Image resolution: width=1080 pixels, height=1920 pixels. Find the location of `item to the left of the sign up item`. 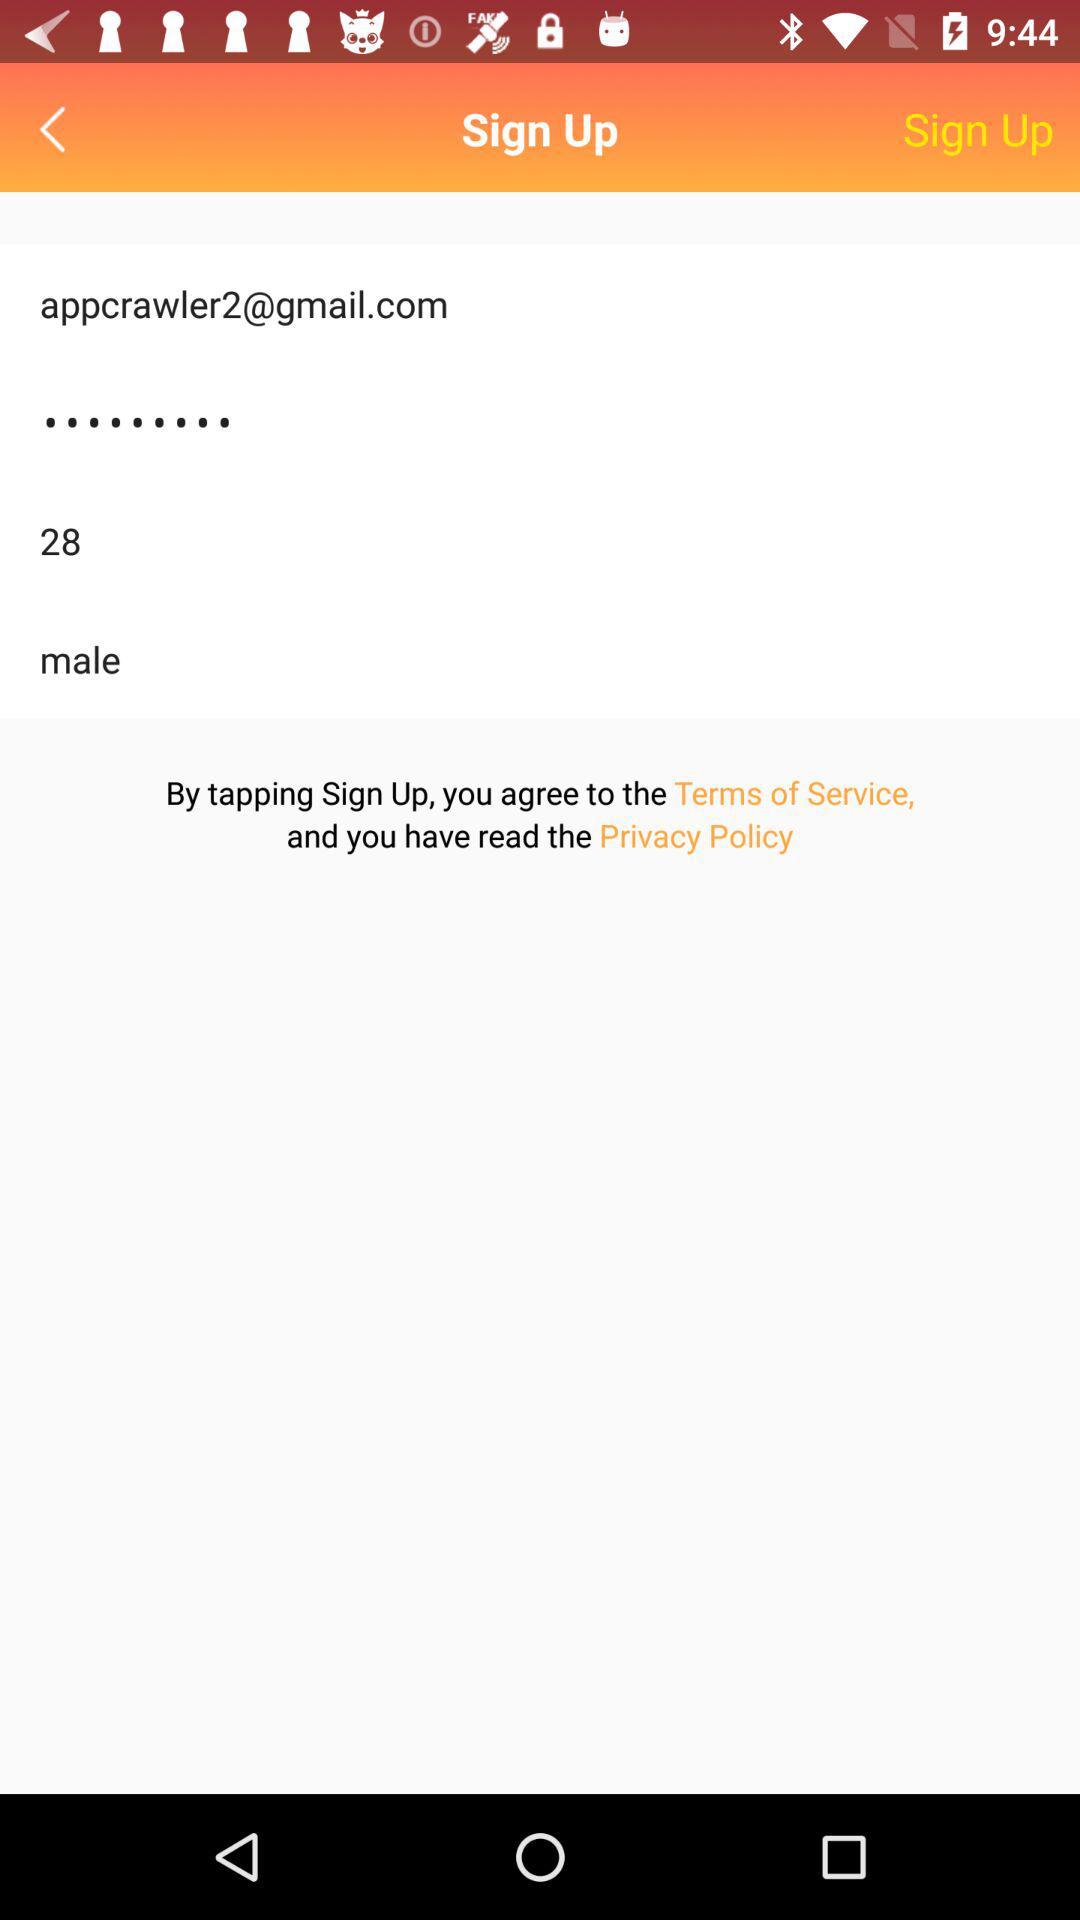

item to the left of the sign up item is located at coordinates (56, 128).